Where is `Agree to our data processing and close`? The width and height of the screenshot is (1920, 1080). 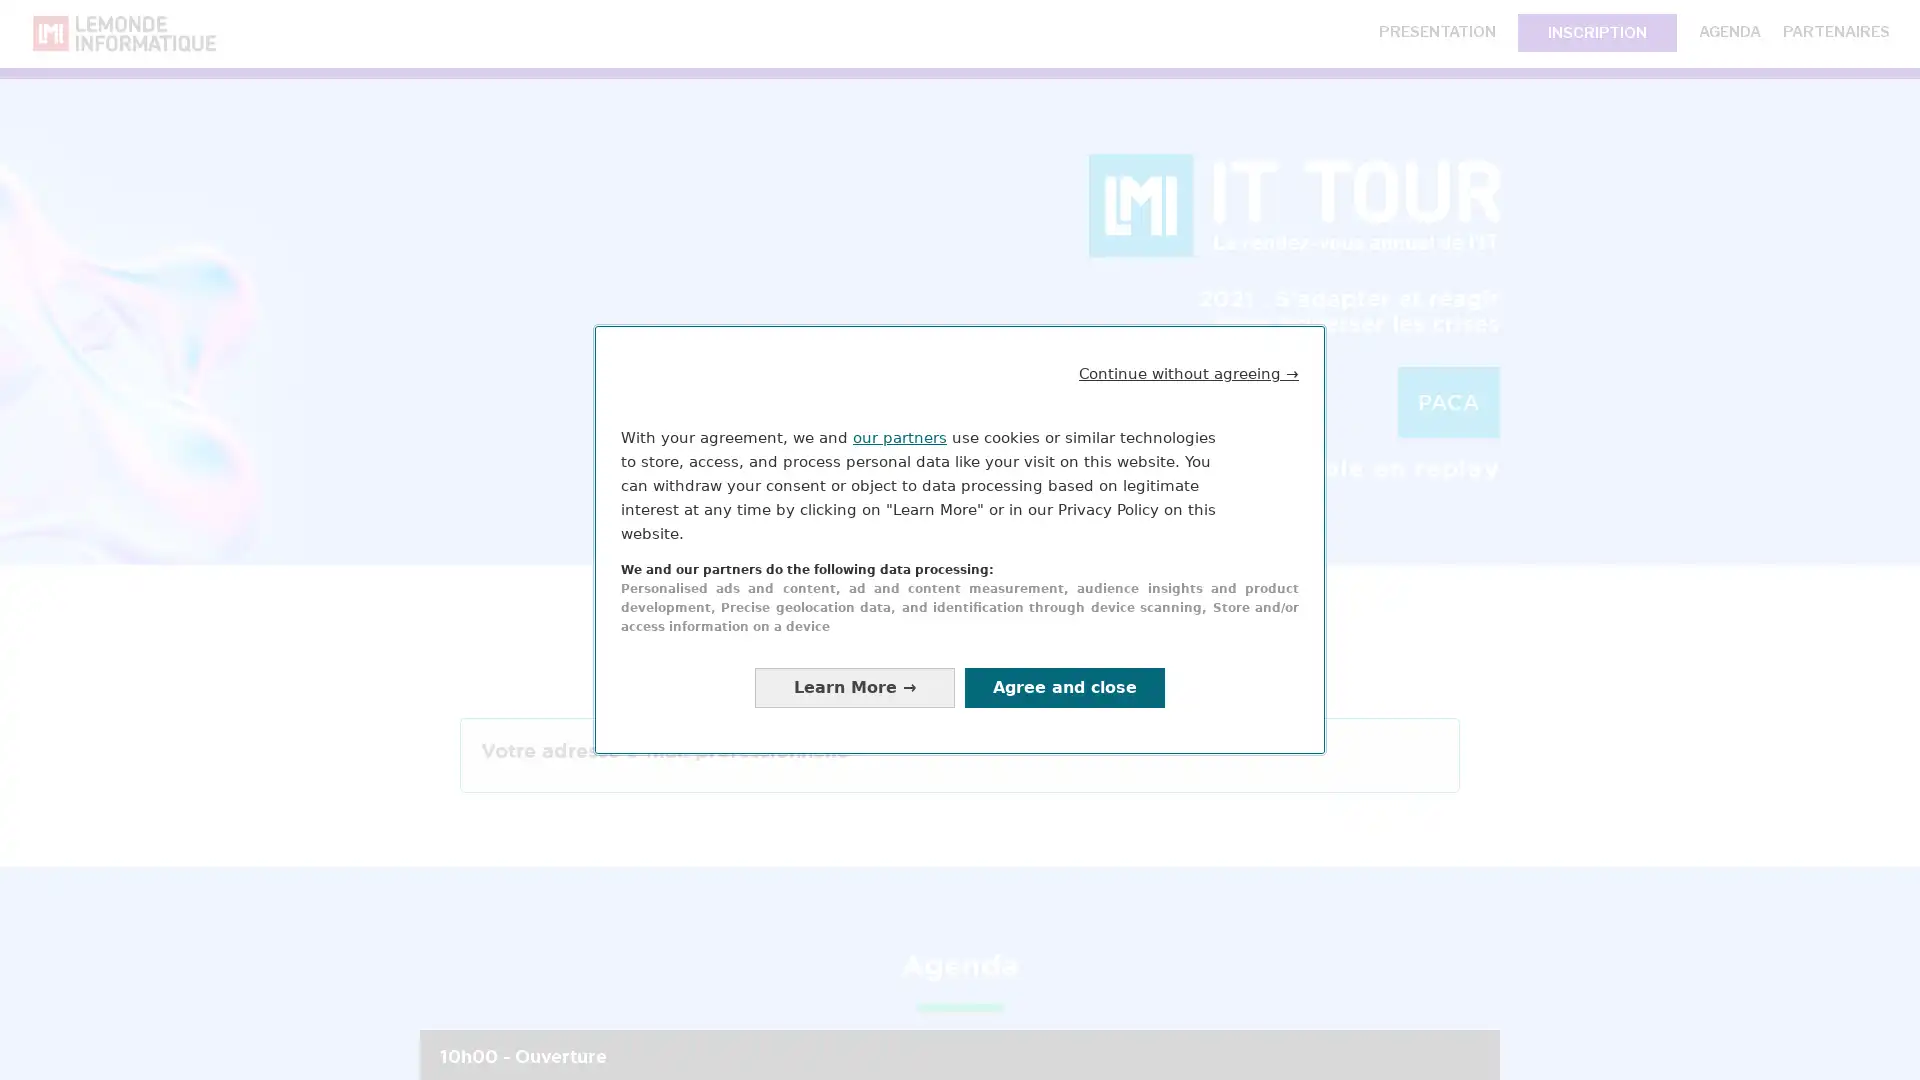 Agree to our data processing and close is located at coordinates (1064, 686).